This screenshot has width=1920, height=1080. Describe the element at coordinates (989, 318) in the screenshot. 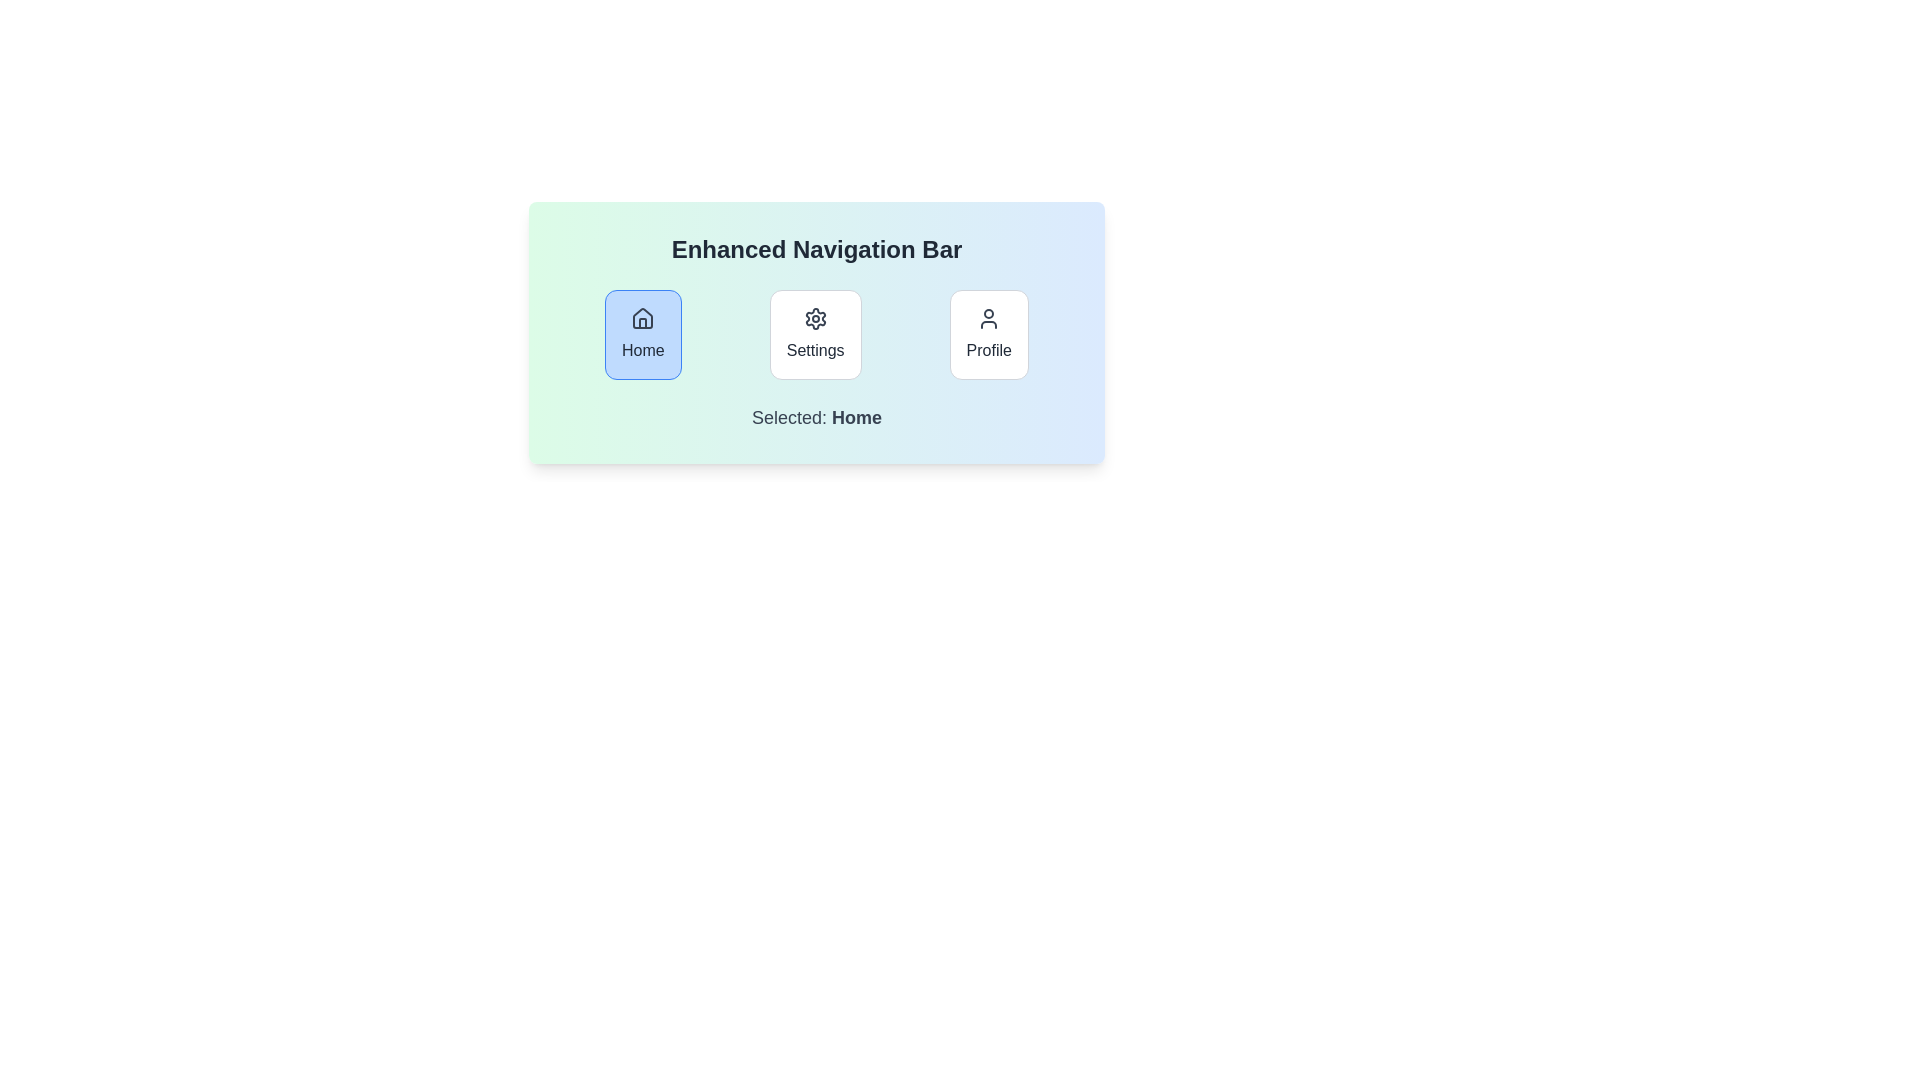

I see `the user profile indicator icon located on the right side of the navigation bar, which visually represents the 'Profile' button` at that location.